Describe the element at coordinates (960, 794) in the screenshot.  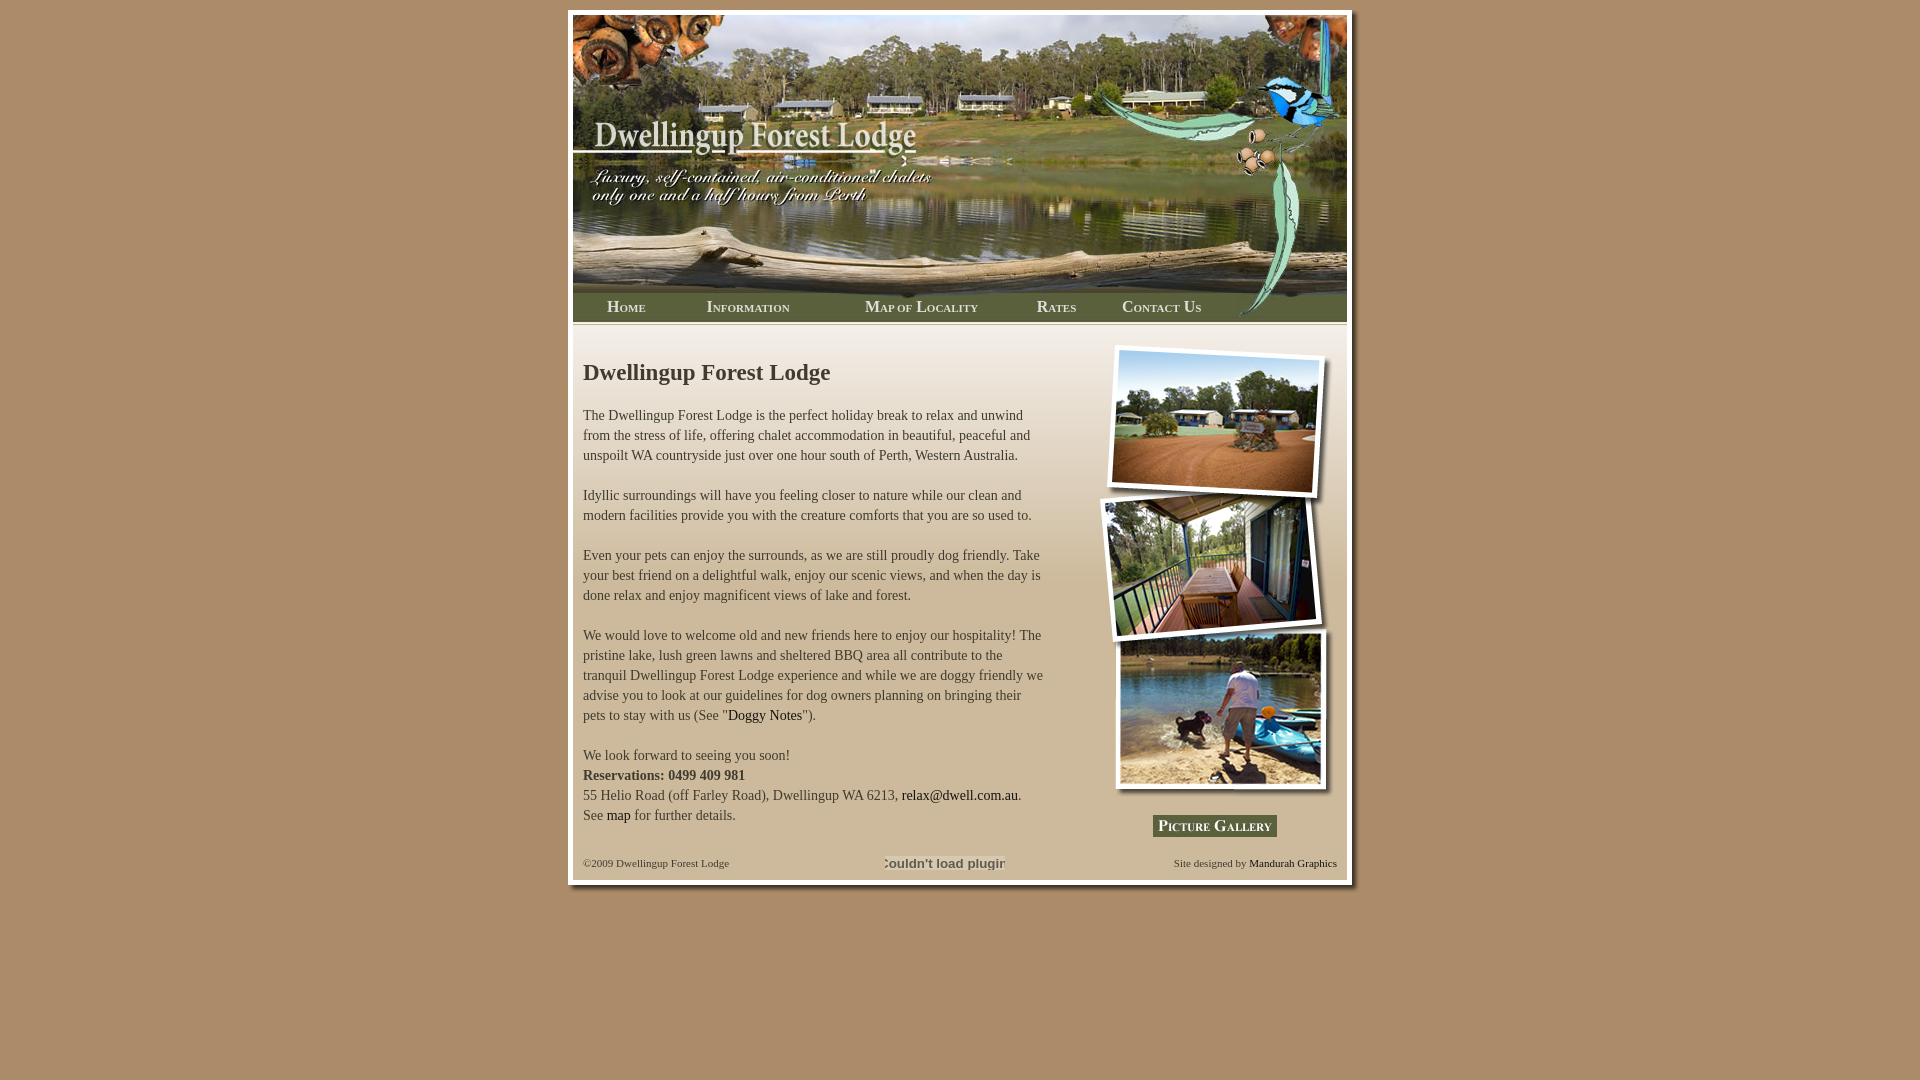
I see `'relax@dwell.com.au'` at that location.